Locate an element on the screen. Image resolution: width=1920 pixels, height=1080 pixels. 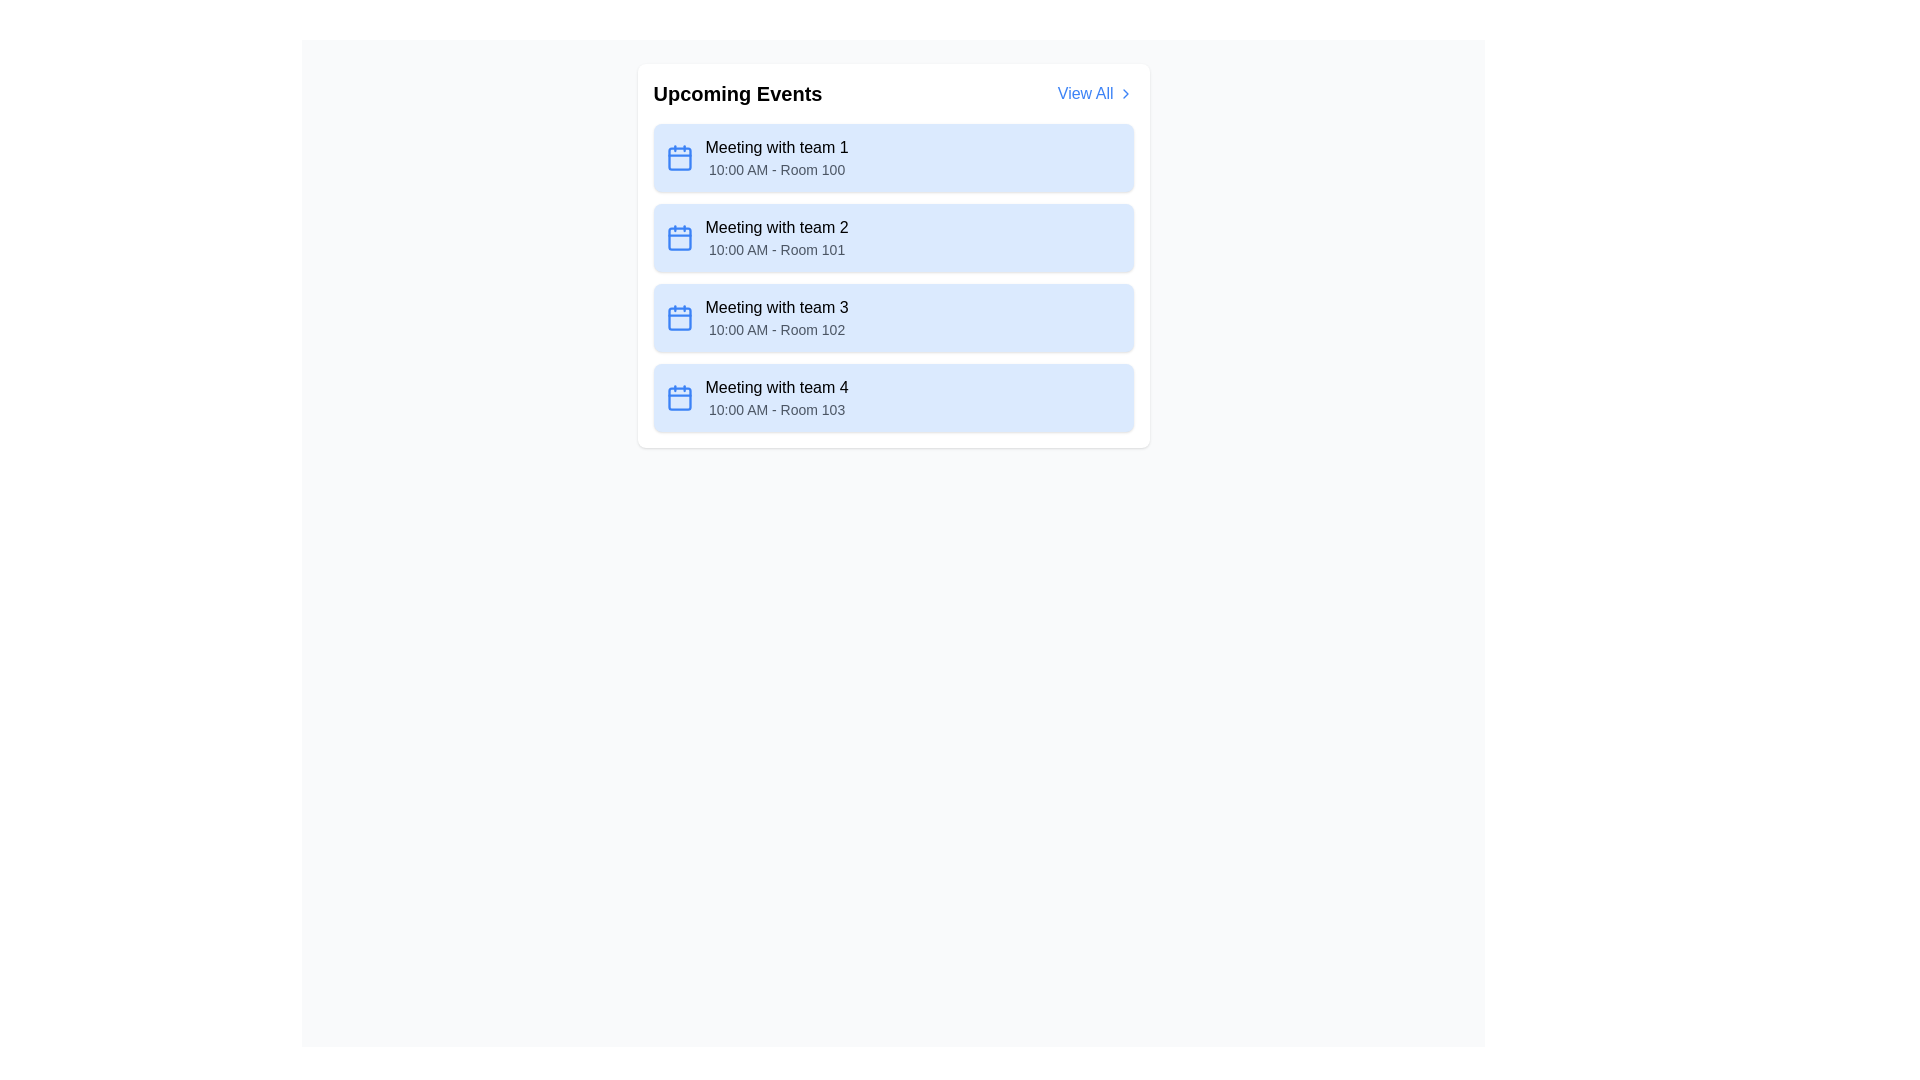
the text display for the event 'Meeting with team 1 at 10:00 AM in Room 100' is located at coordinates (776, 157).